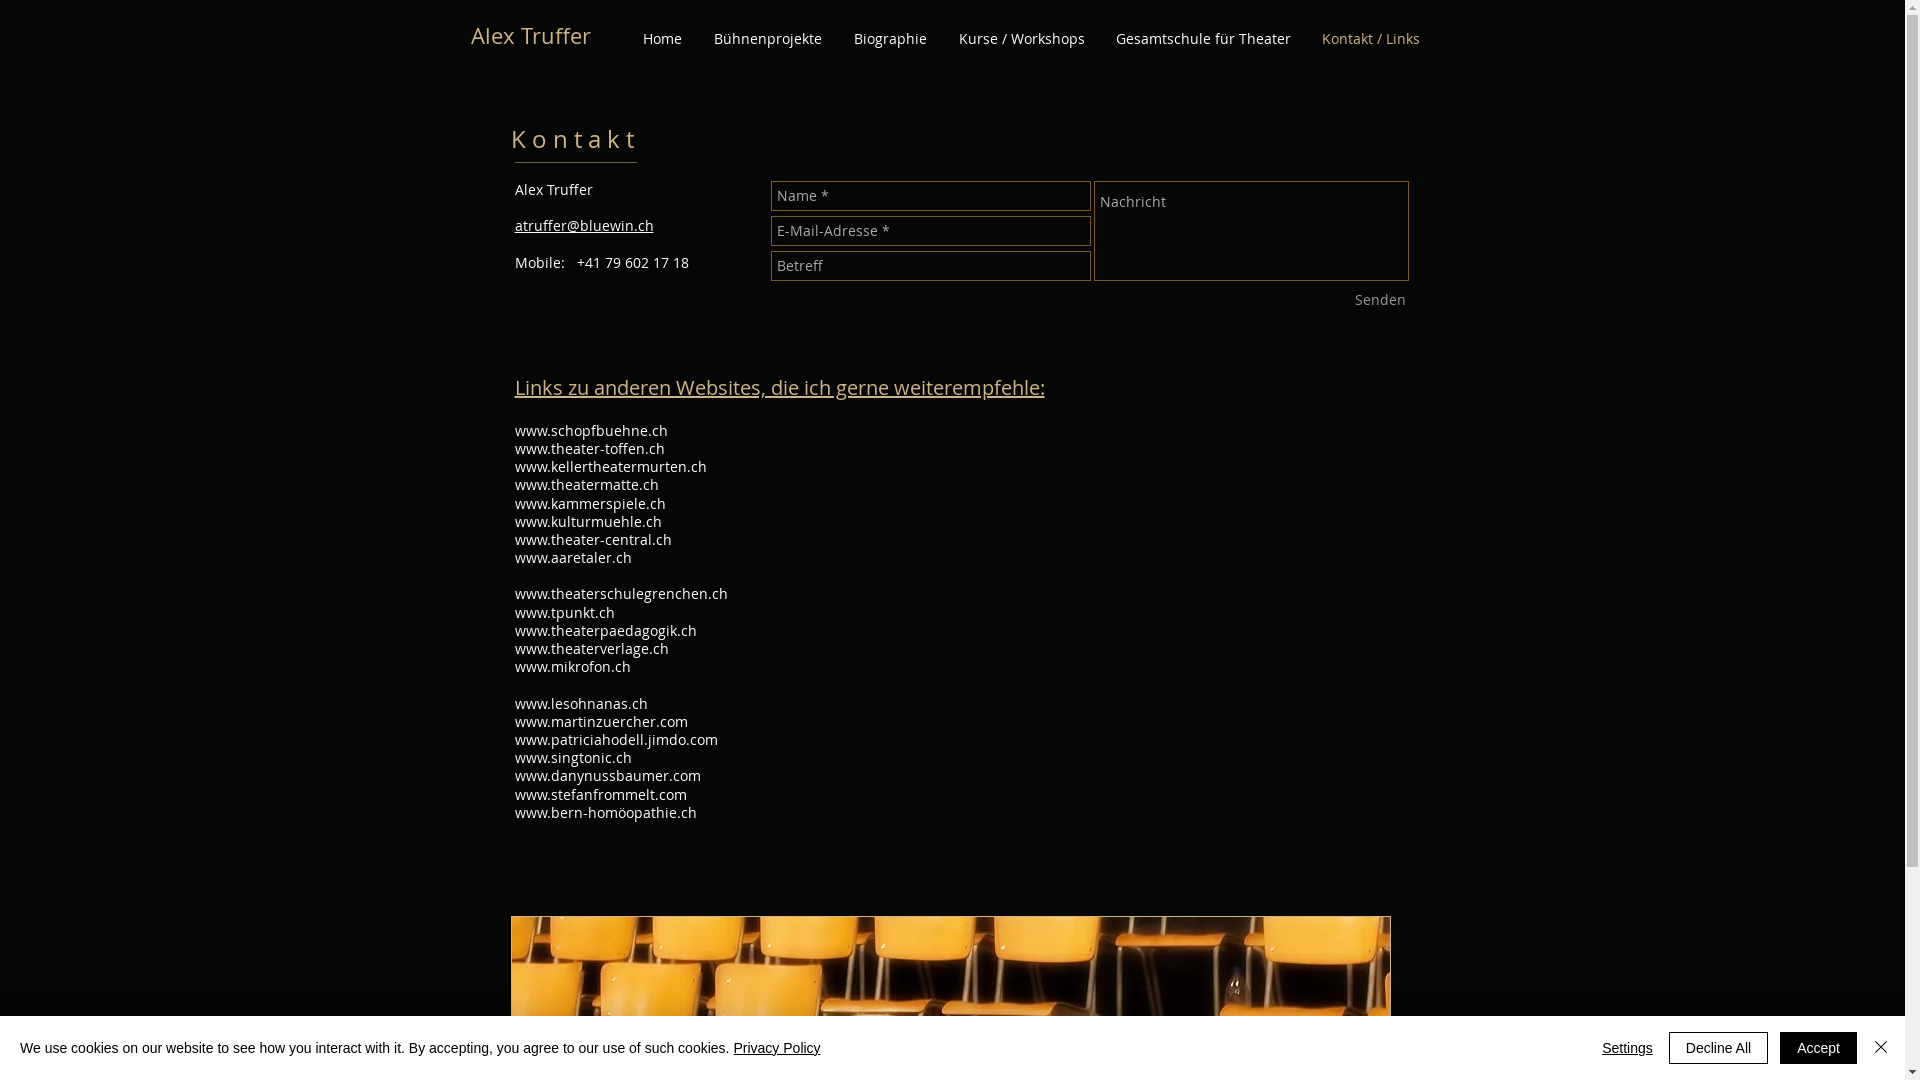 The width and height of the screenshot is (1920, 1080). What do you see at coordinates (603, 630) in the screenshot?
I see `'www.theaterpaedagogik.ch'` at bounding box center [603, 630].